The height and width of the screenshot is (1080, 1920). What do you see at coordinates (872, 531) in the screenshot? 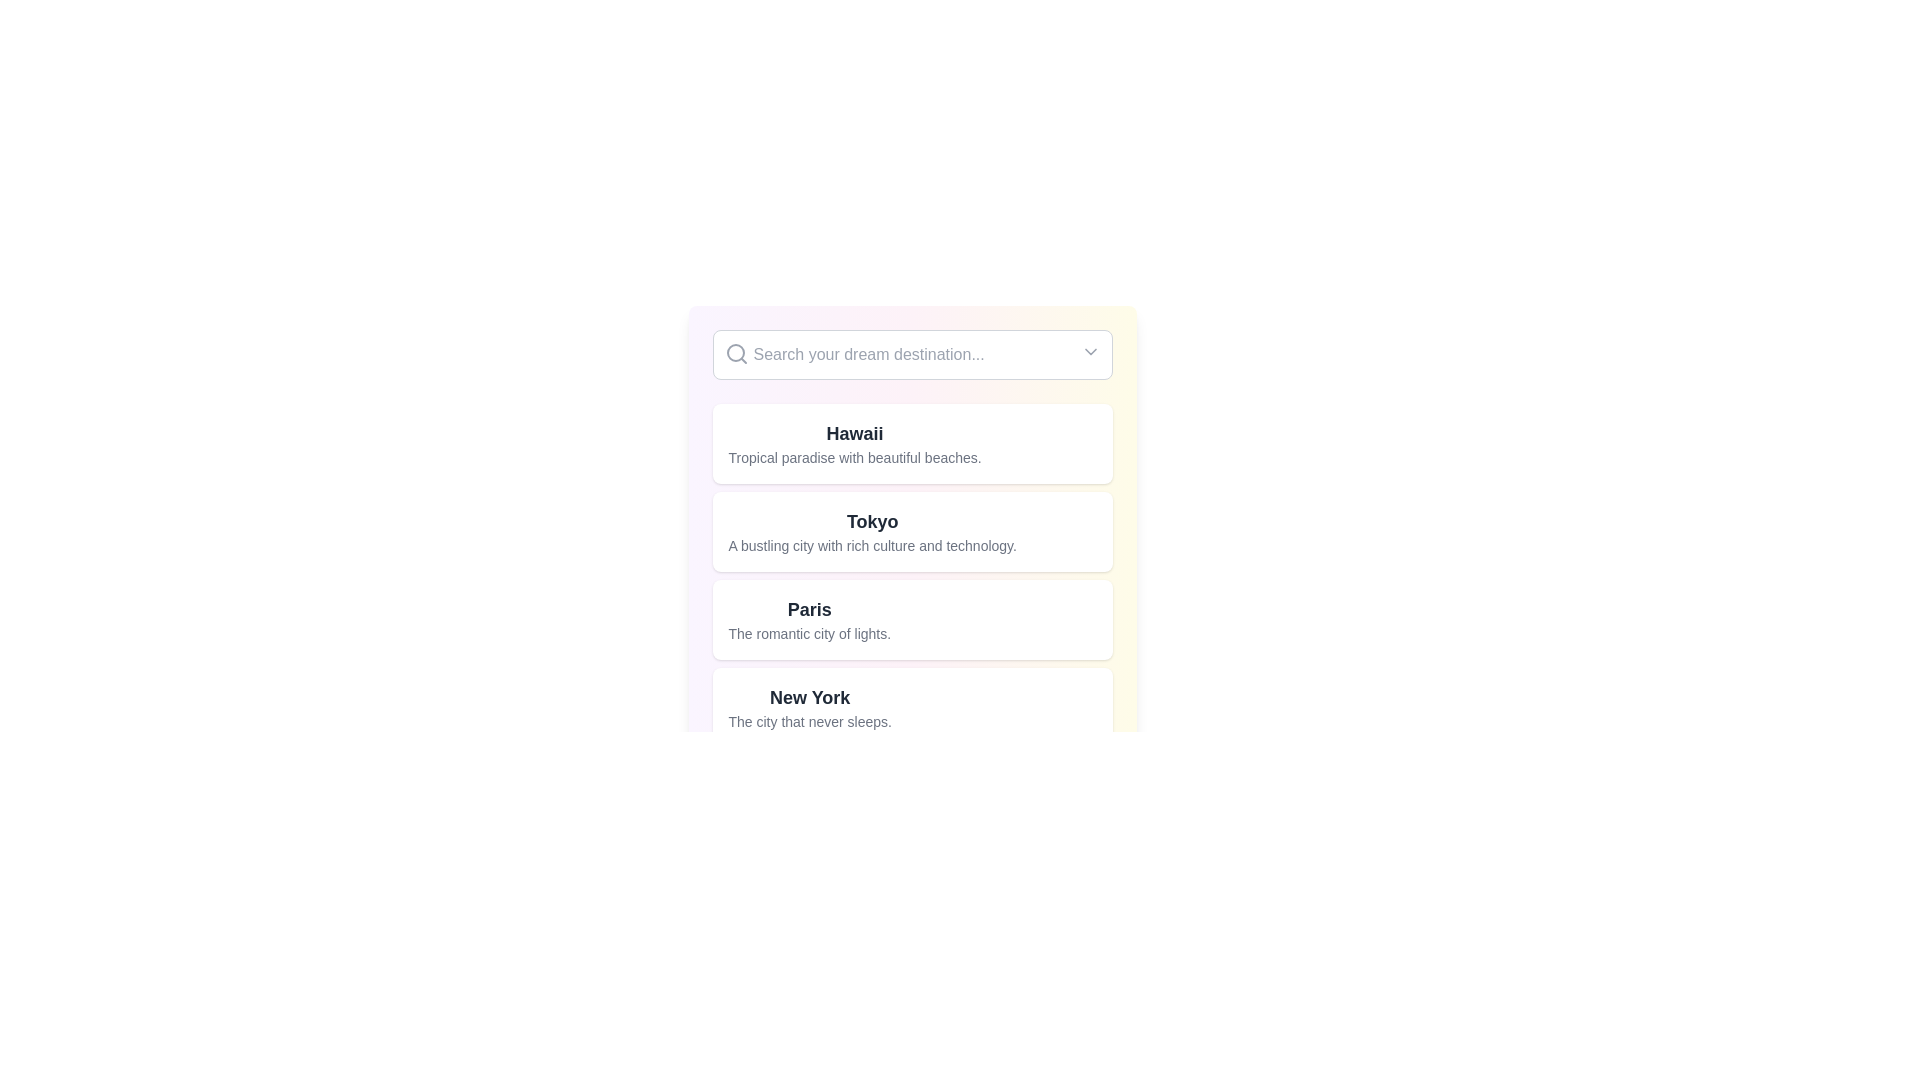
I see `the informational text block for 'Tokyo' which is the second entry in the list below 'Hawaii'` at bounding box center [872, 531].